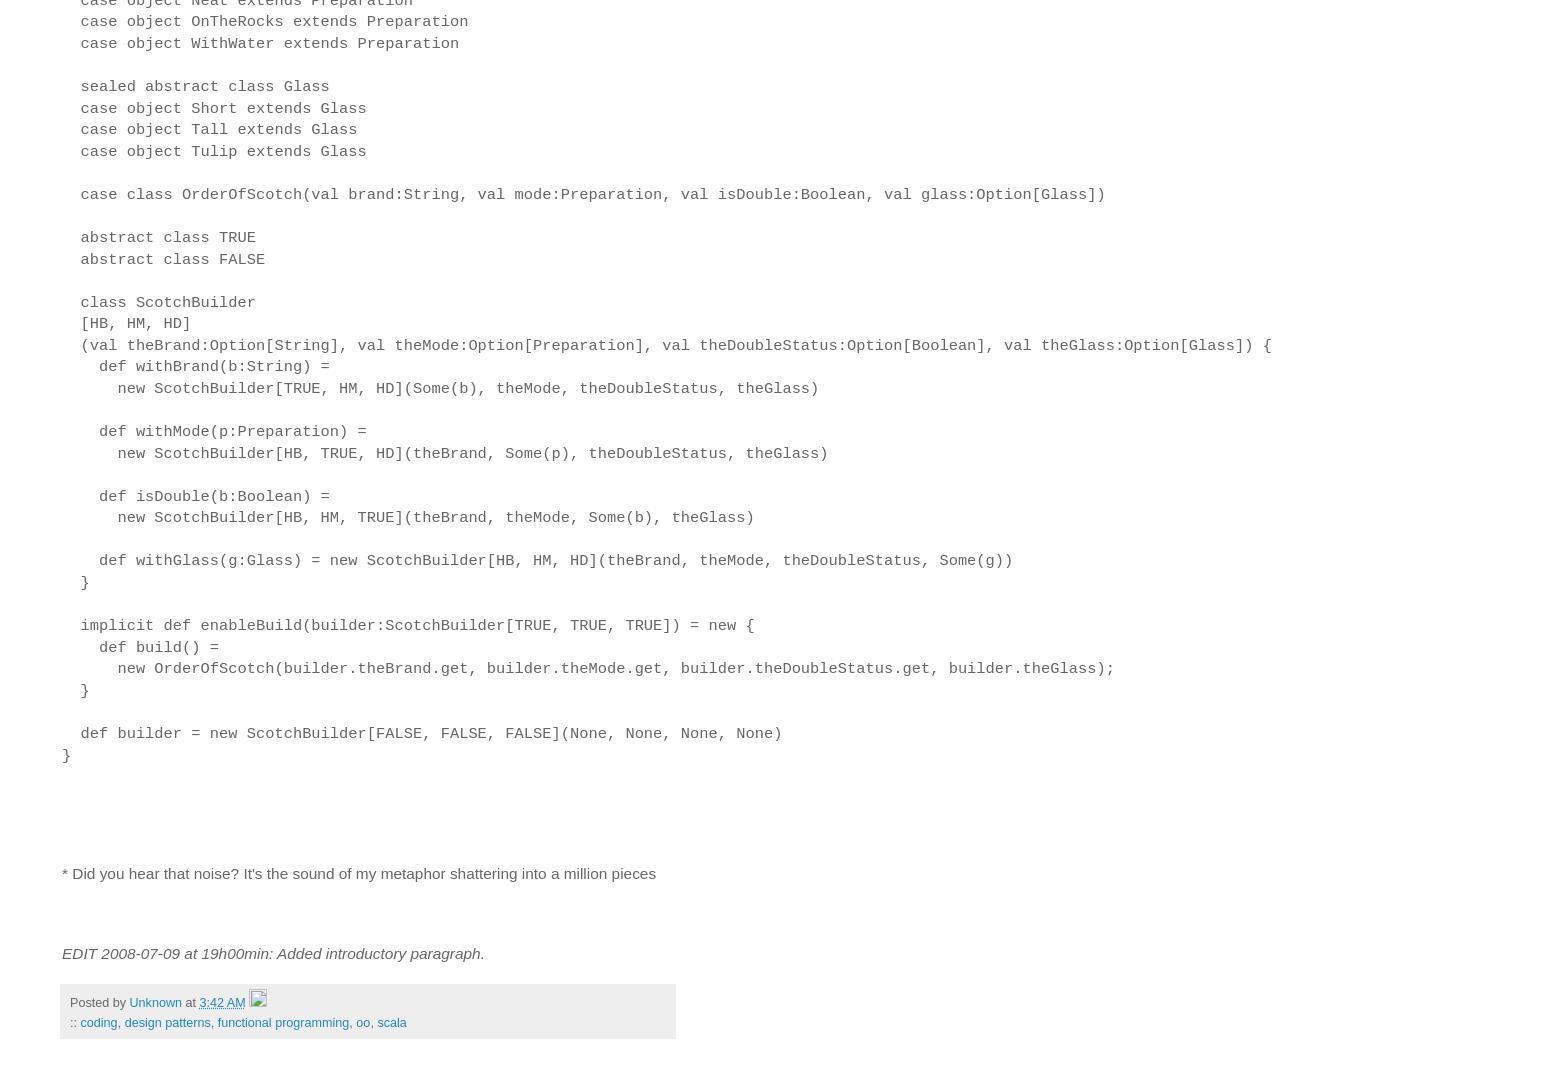  What do you see at coordinates (209, 130) in the screenshot?
I see `'case object Tall extends Glass'` at bounding box center [209, 130].